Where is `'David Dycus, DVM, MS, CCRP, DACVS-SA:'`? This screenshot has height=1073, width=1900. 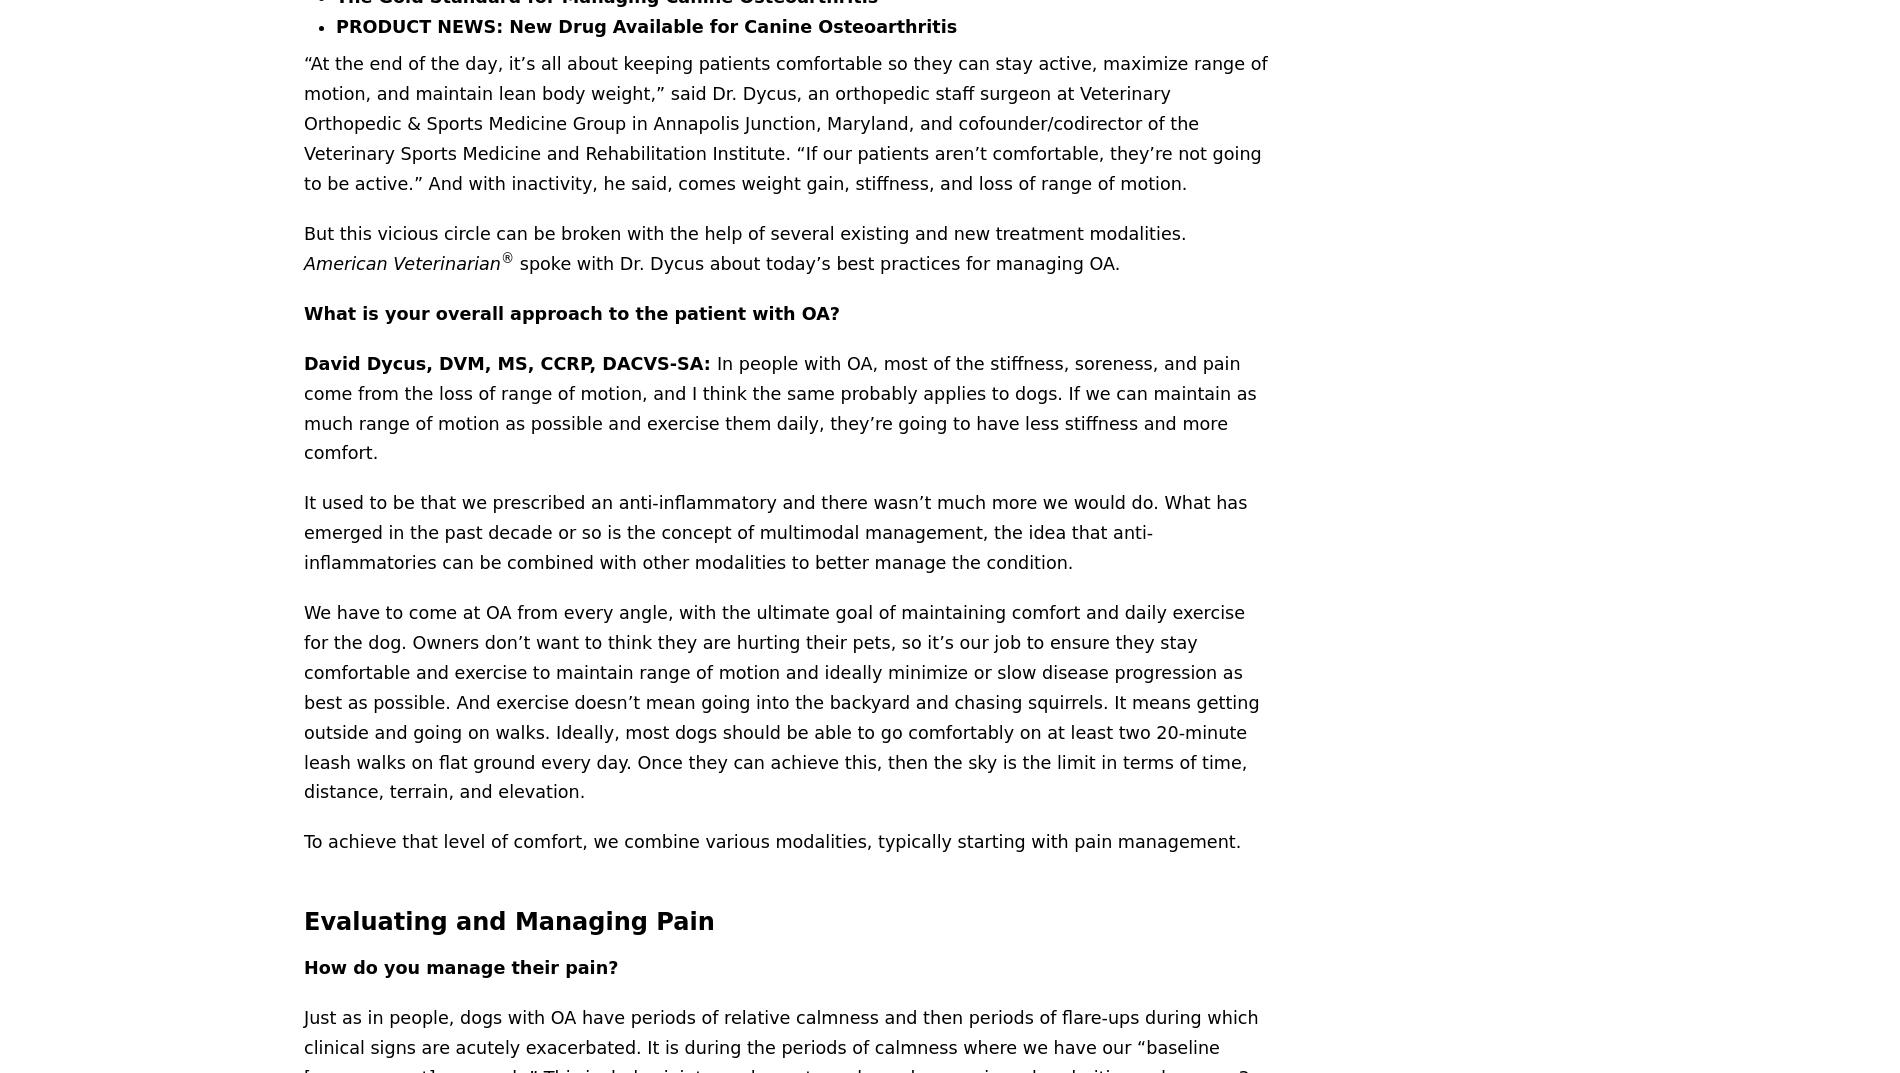
'David Dycus, DVM, MS, CCRP, DACVS-SA:' is located at coordinates (509, 361).